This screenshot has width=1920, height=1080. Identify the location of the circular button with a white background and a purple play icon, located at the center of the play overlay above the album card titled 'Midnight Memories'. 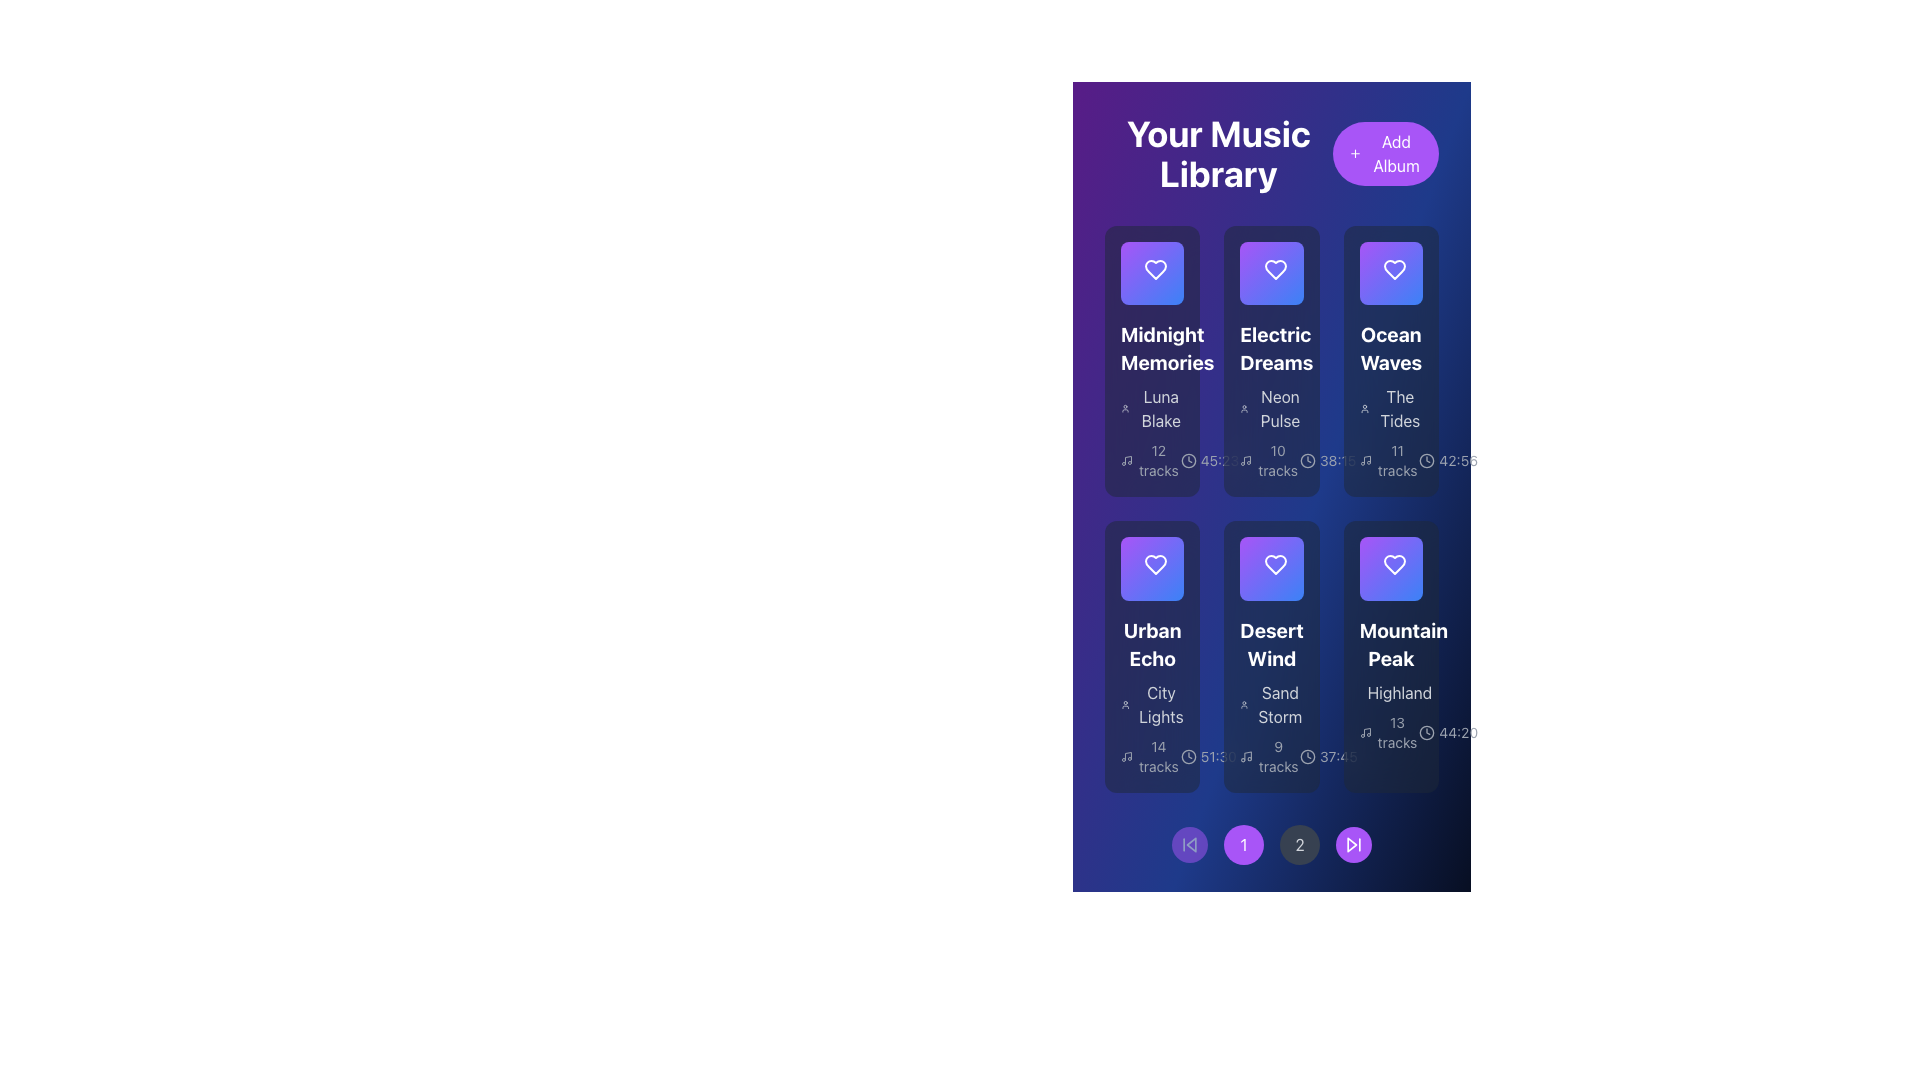
(1152, 273).